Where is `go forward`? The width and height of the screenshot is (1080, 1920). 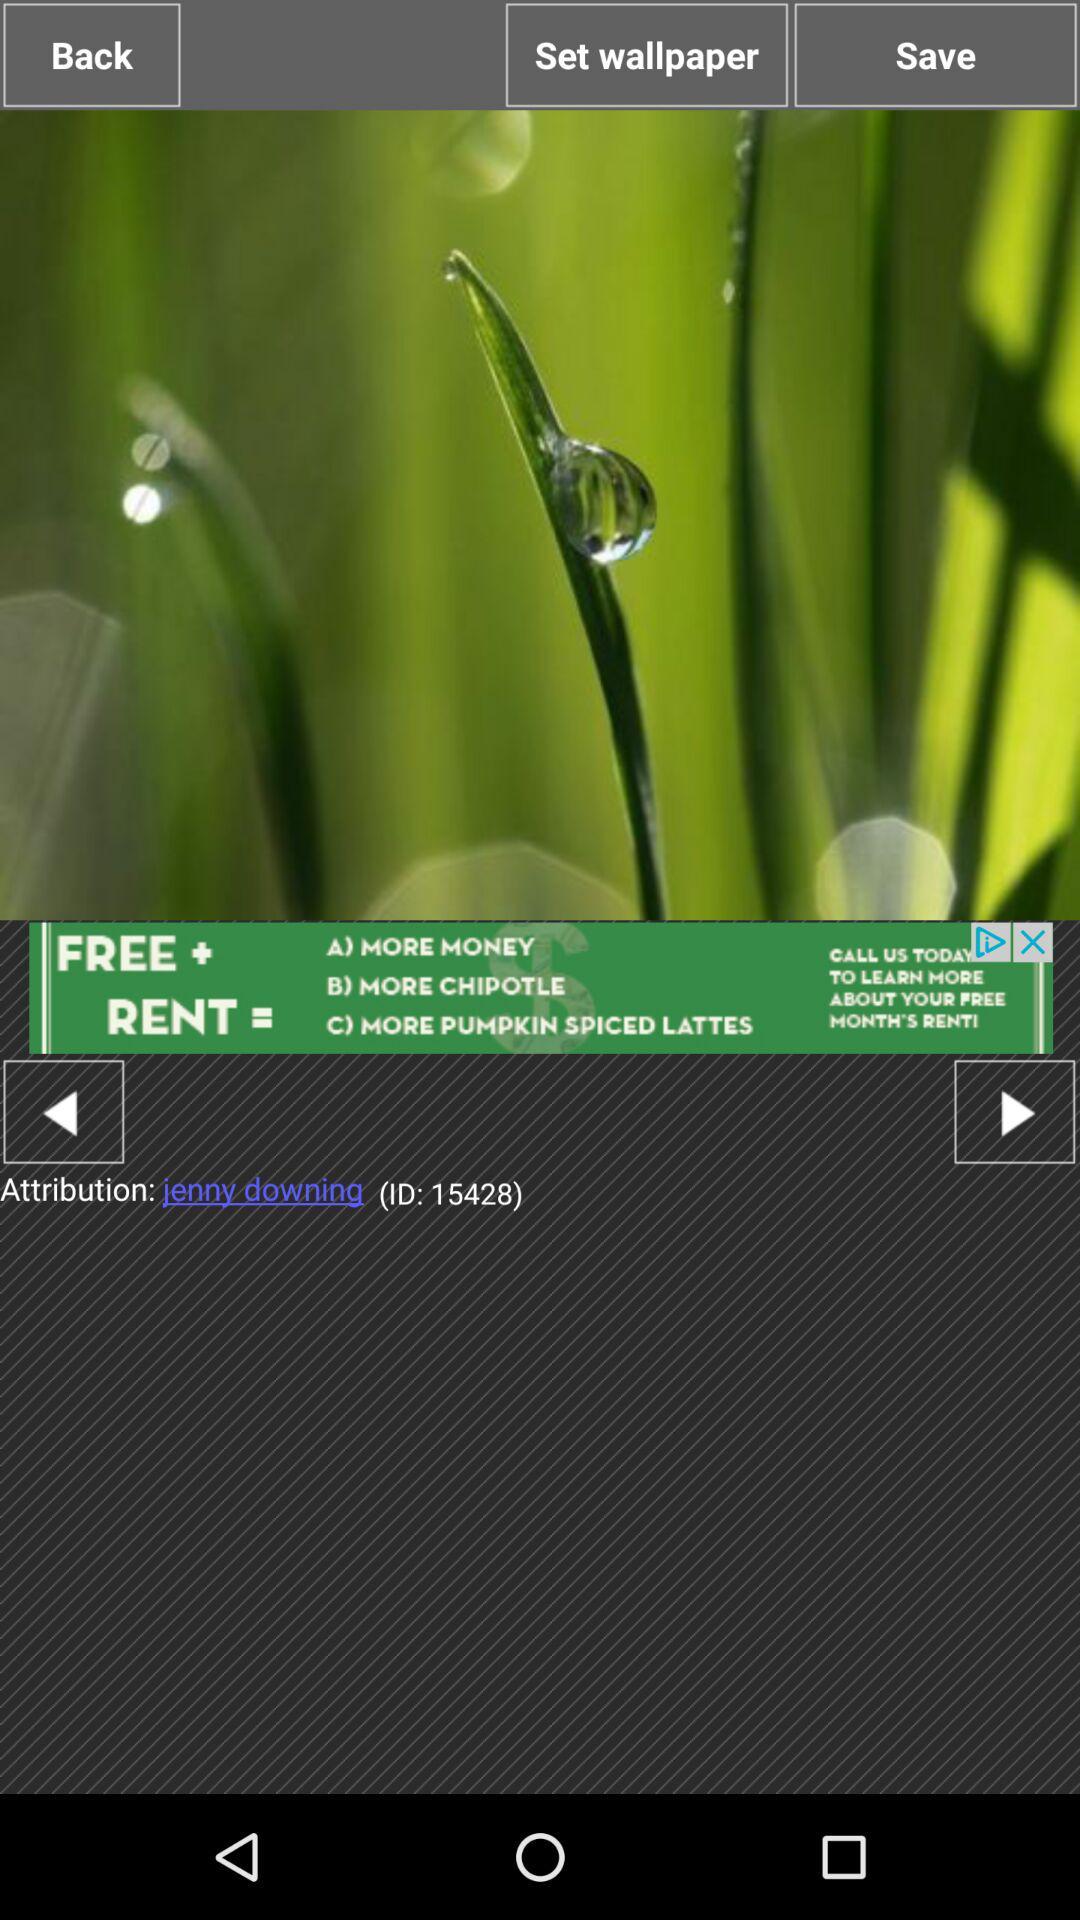
go forward is located at coordinates (1014, 1110).